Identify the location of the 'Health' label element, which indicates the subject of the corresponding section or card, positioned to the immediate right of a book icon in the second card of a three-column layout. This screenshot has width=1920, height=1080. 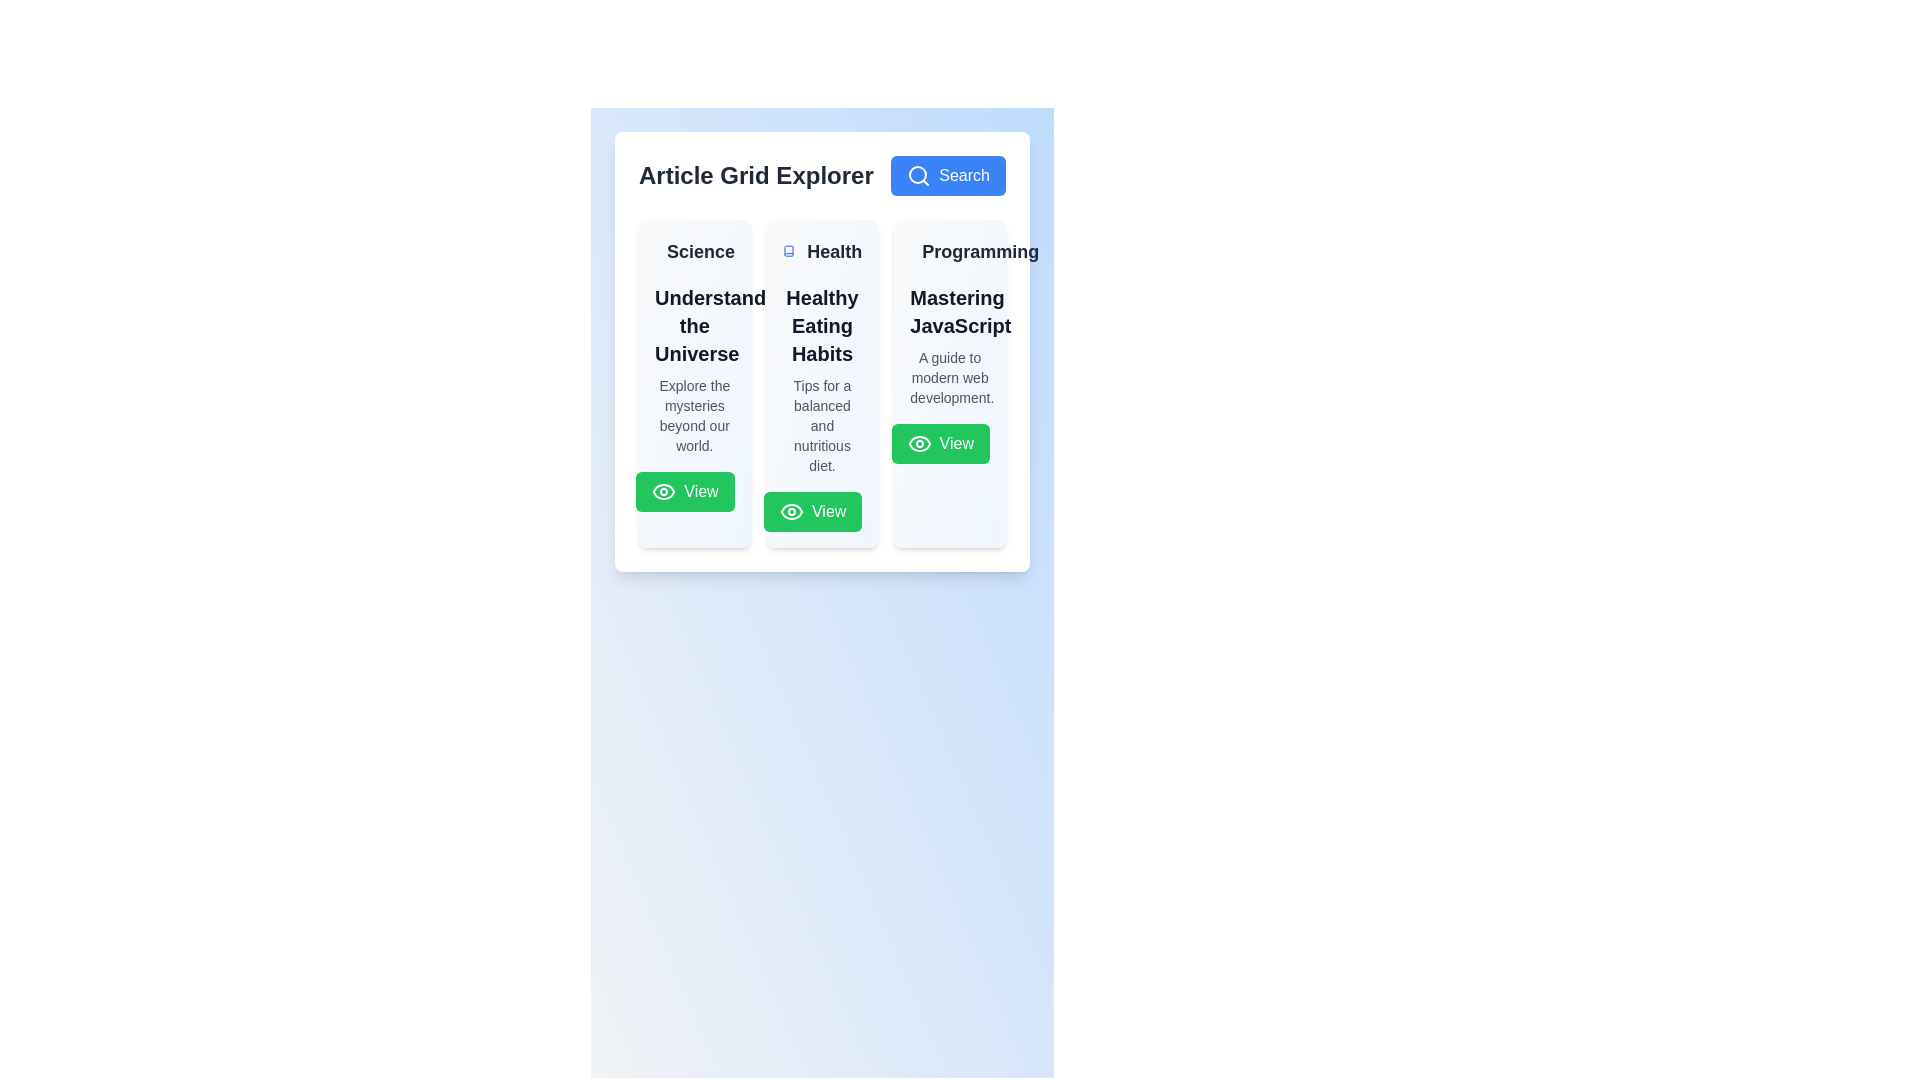
(834, 250).